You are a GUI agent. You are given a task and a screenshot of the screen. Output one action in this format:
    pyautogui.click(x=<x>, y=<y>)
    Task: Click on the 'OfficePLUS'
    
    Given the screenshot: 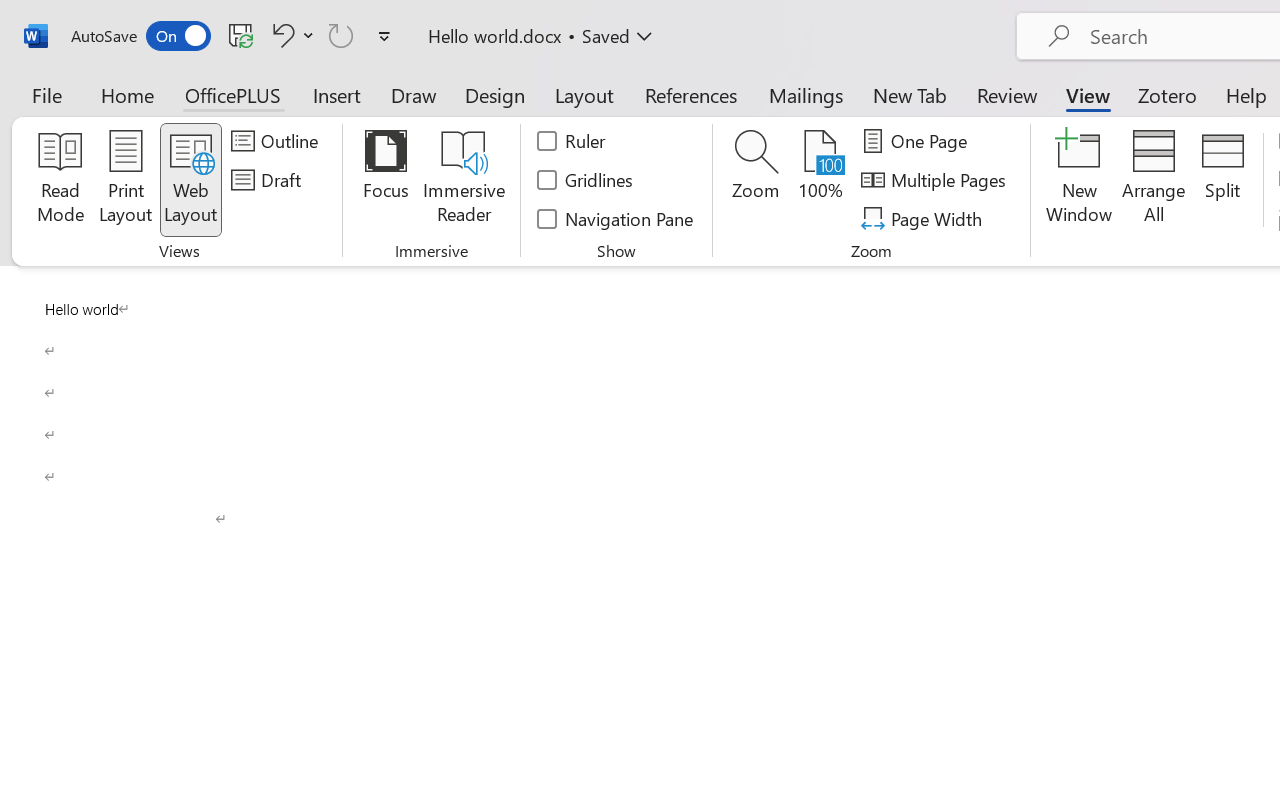 What is the action you would take?
    pyautogui.click(x=233, y=94)
    